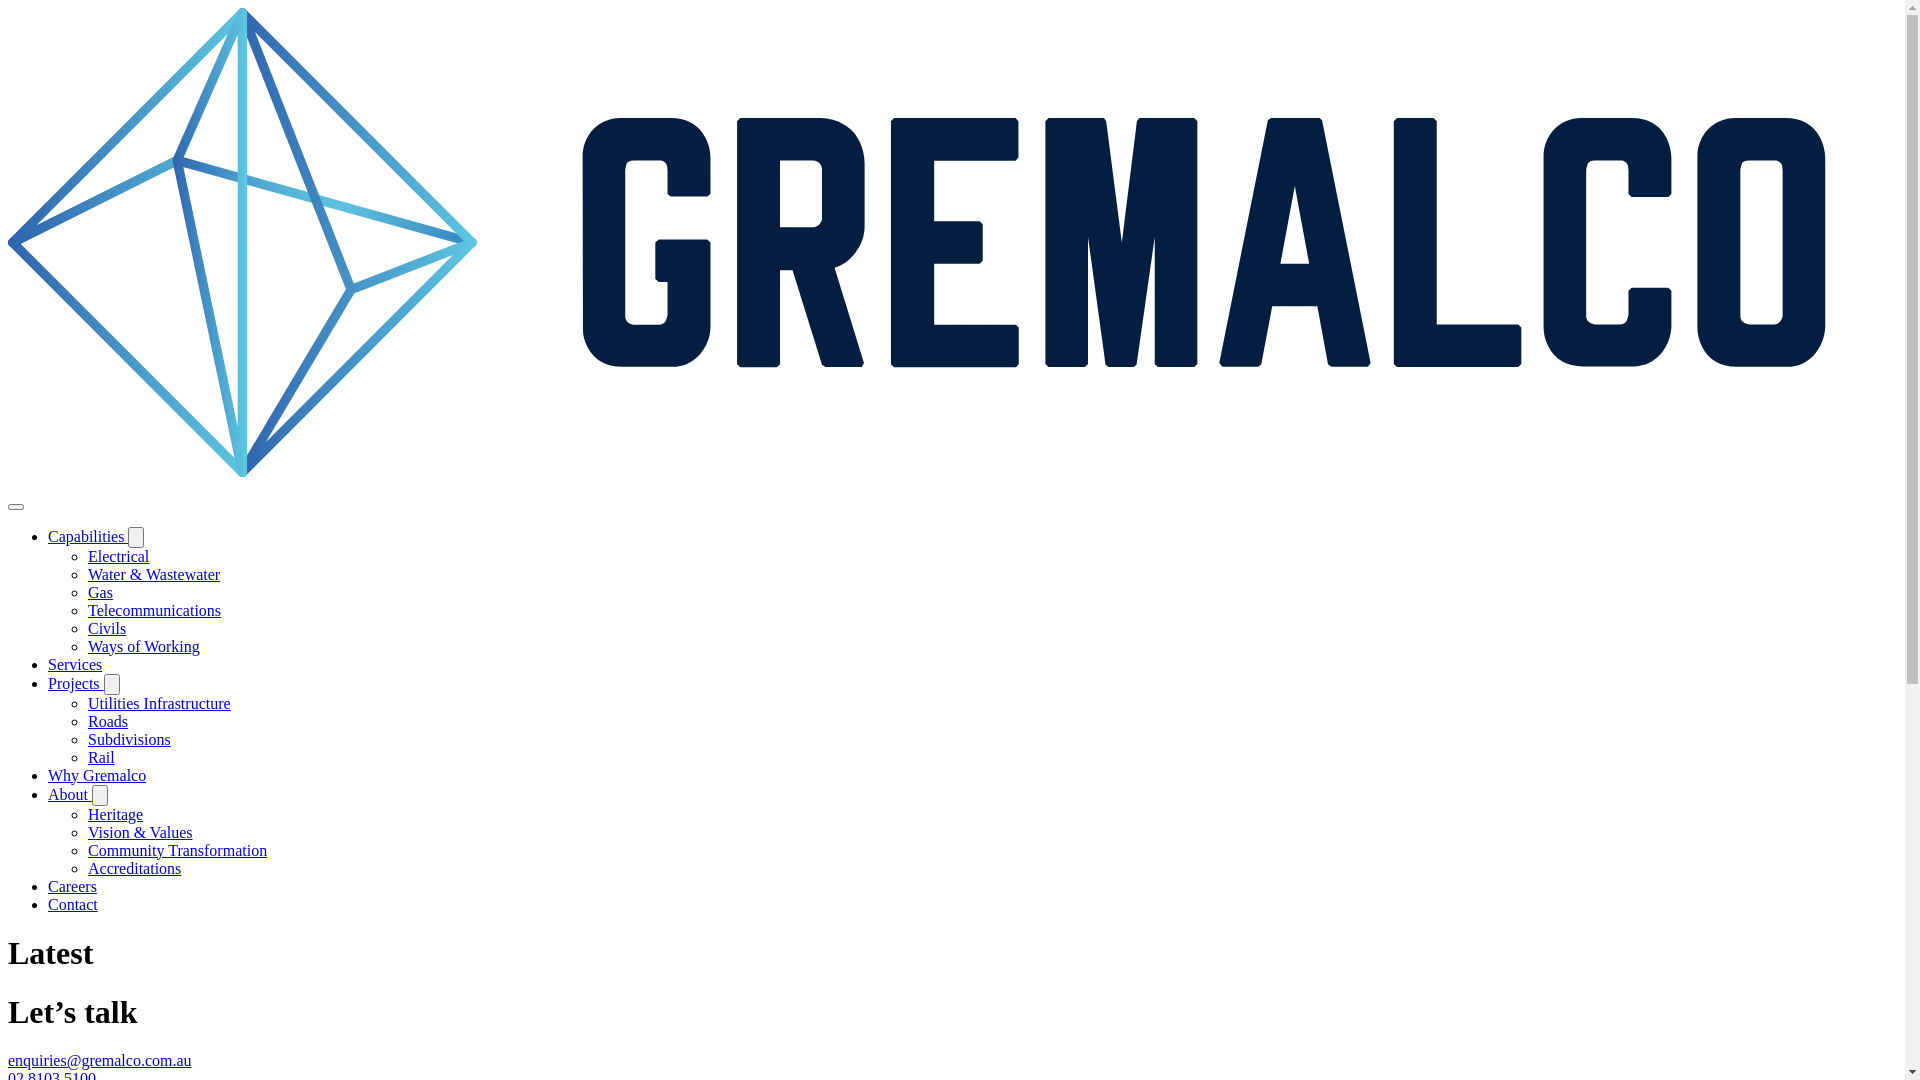 This screenshot has width=1920, height=1080. Describe the element at coordinates (48, 664) in the screenshot. I see `'Services'` at that location.